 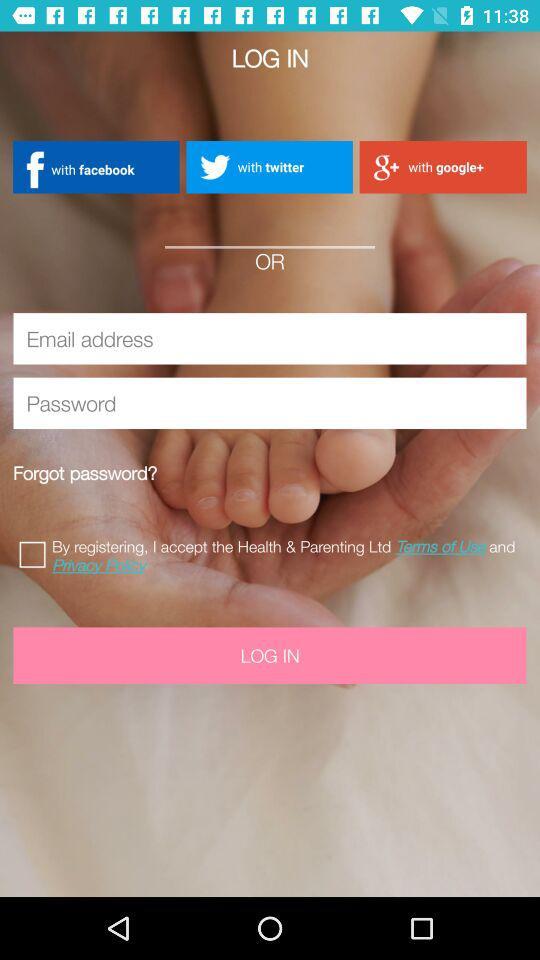 What do you see at coordinates (270, 402) in the screenshot?
I see `password` at bounding box center [270, 402].